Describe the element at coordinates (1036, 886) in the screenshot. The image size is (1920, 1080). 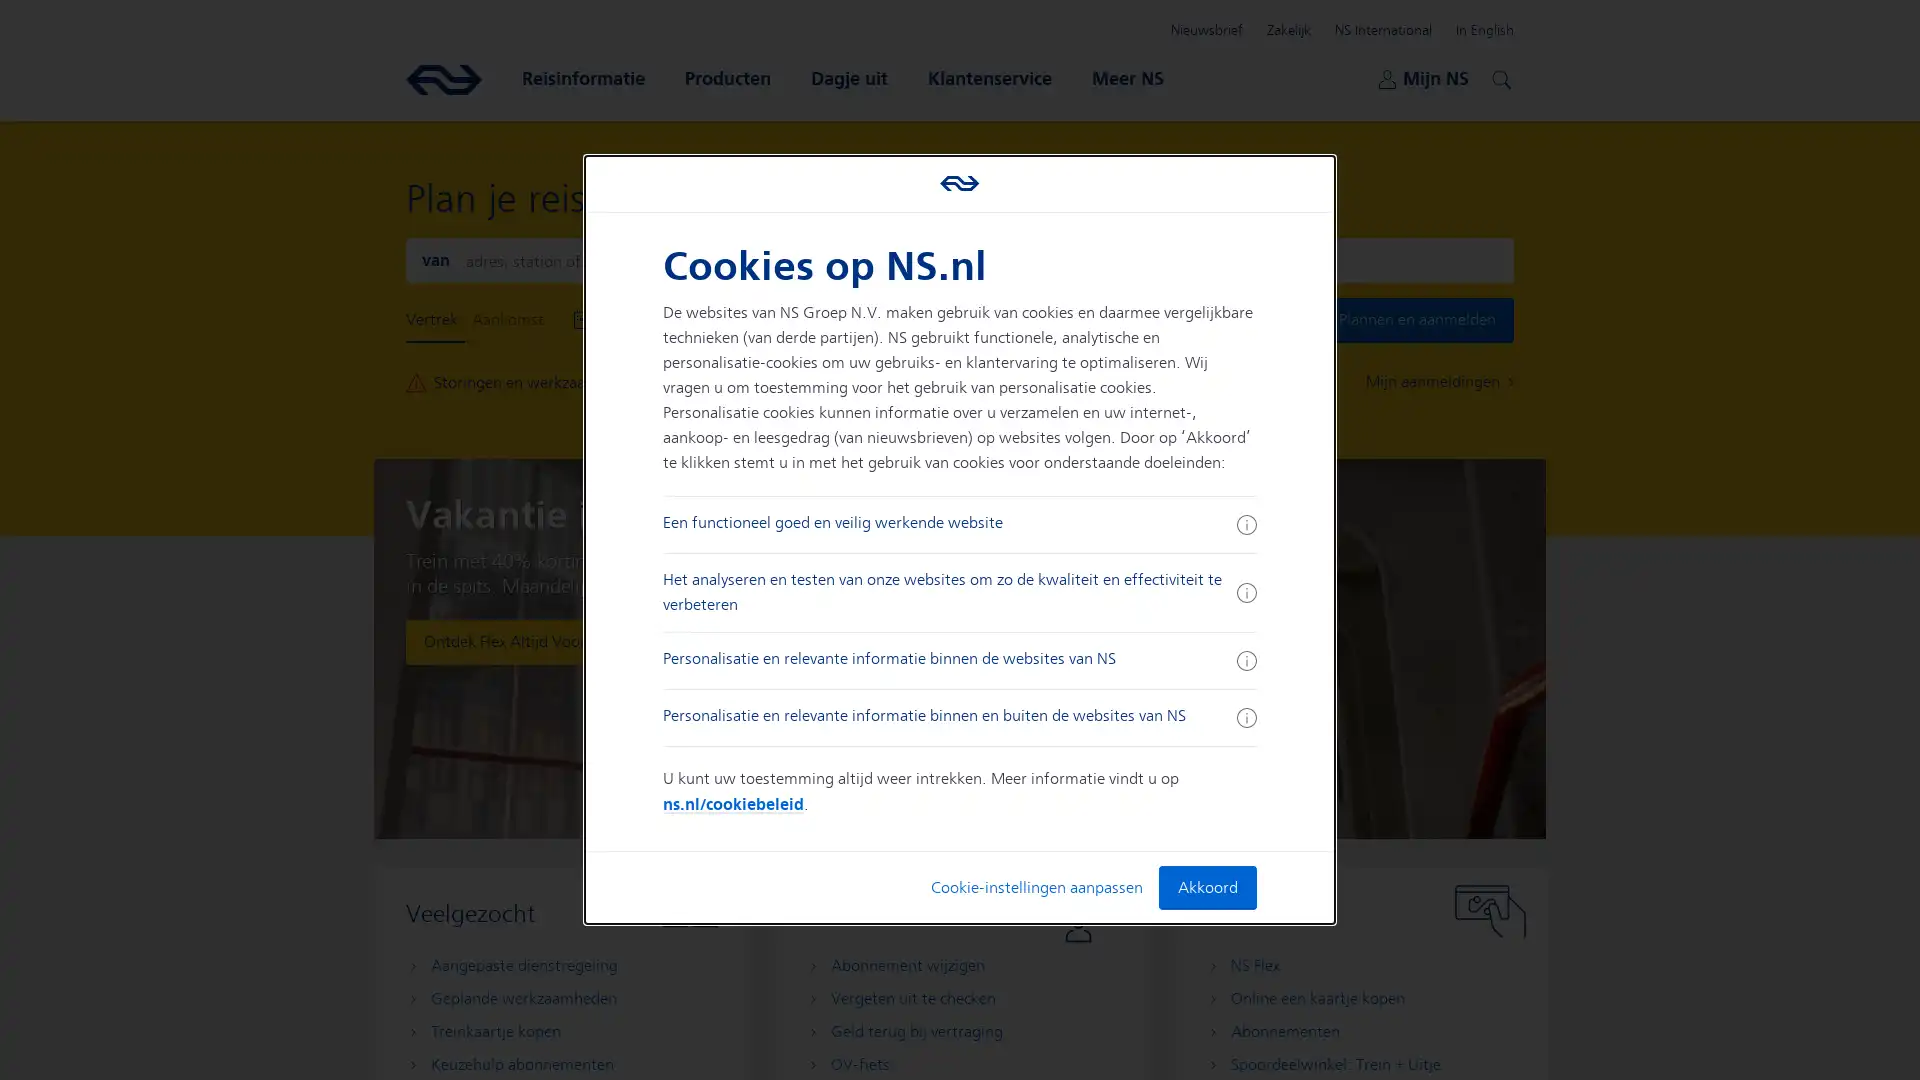
I see `Cookie-instellingen aanpassen` at that location.